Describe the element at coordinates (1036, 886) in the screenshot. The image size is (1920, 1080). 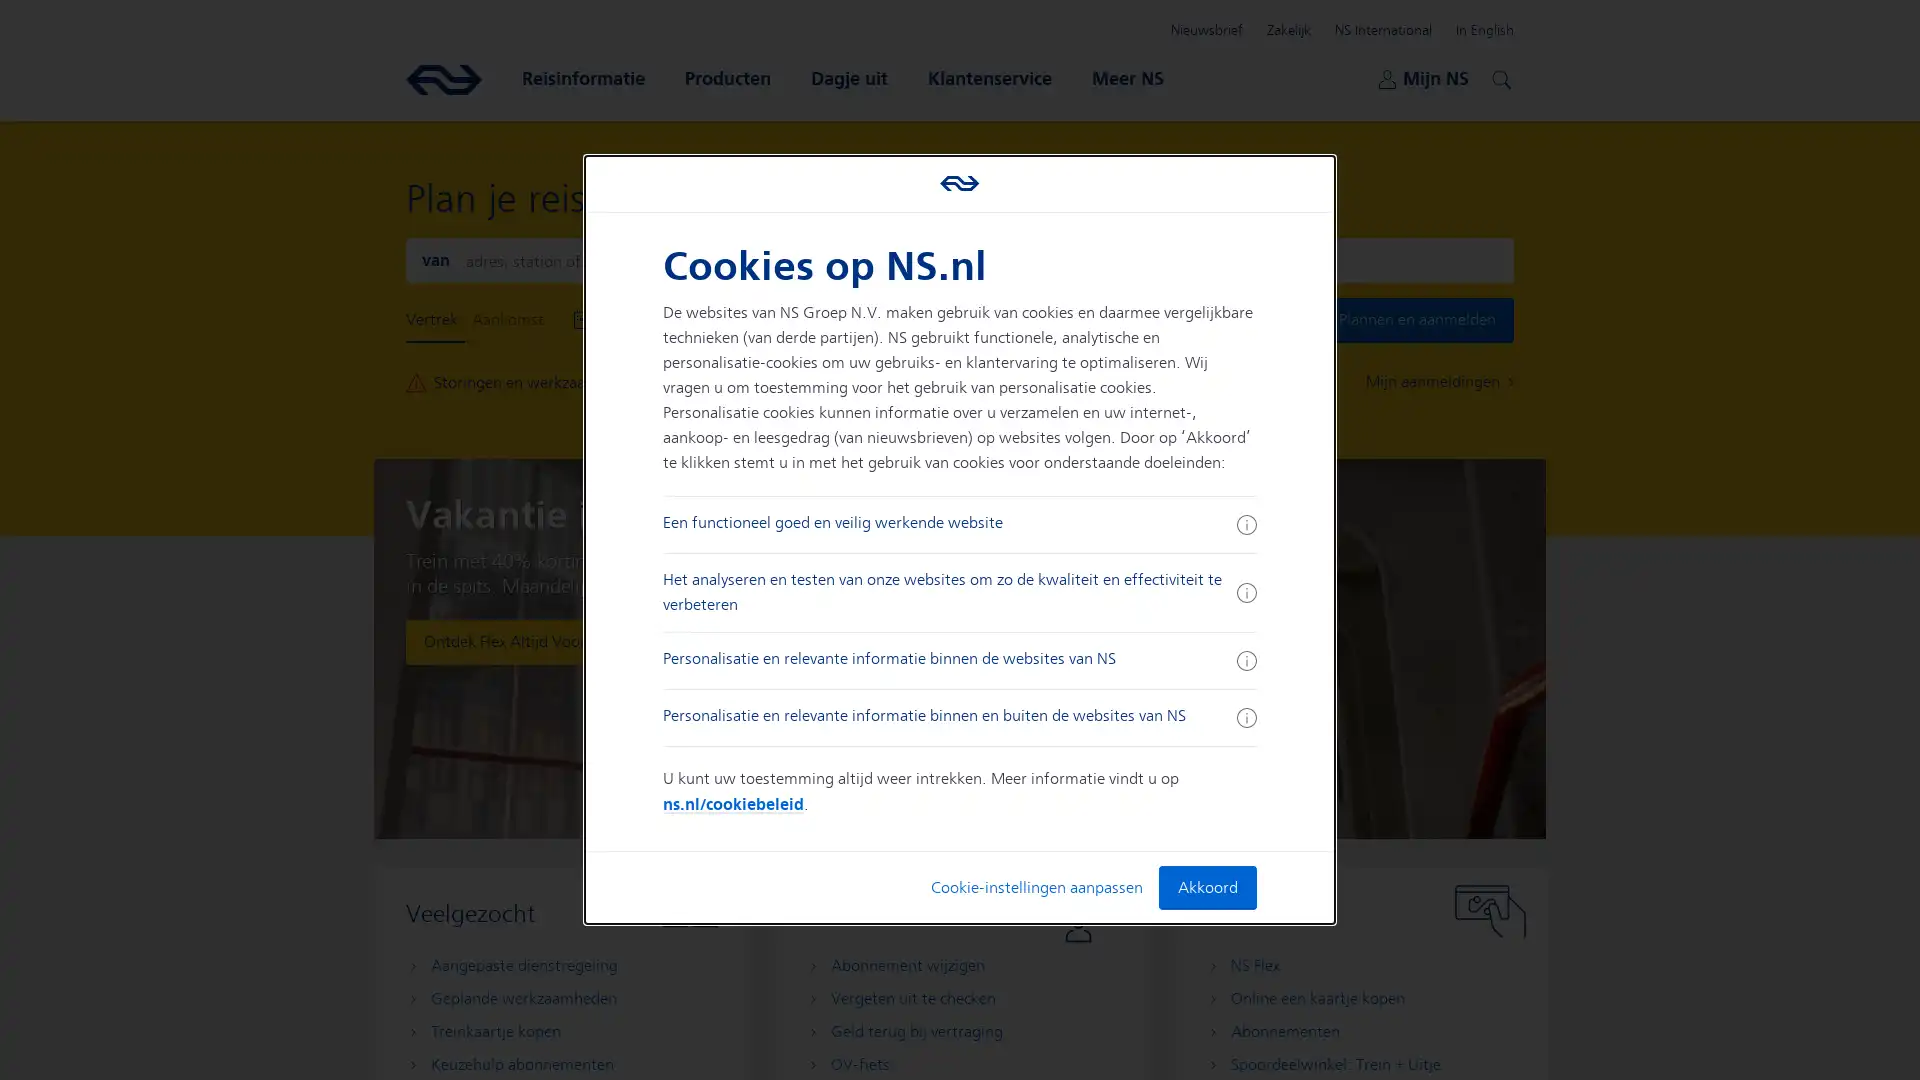
I see `Cookie-instellingen aanpassen` at that location.